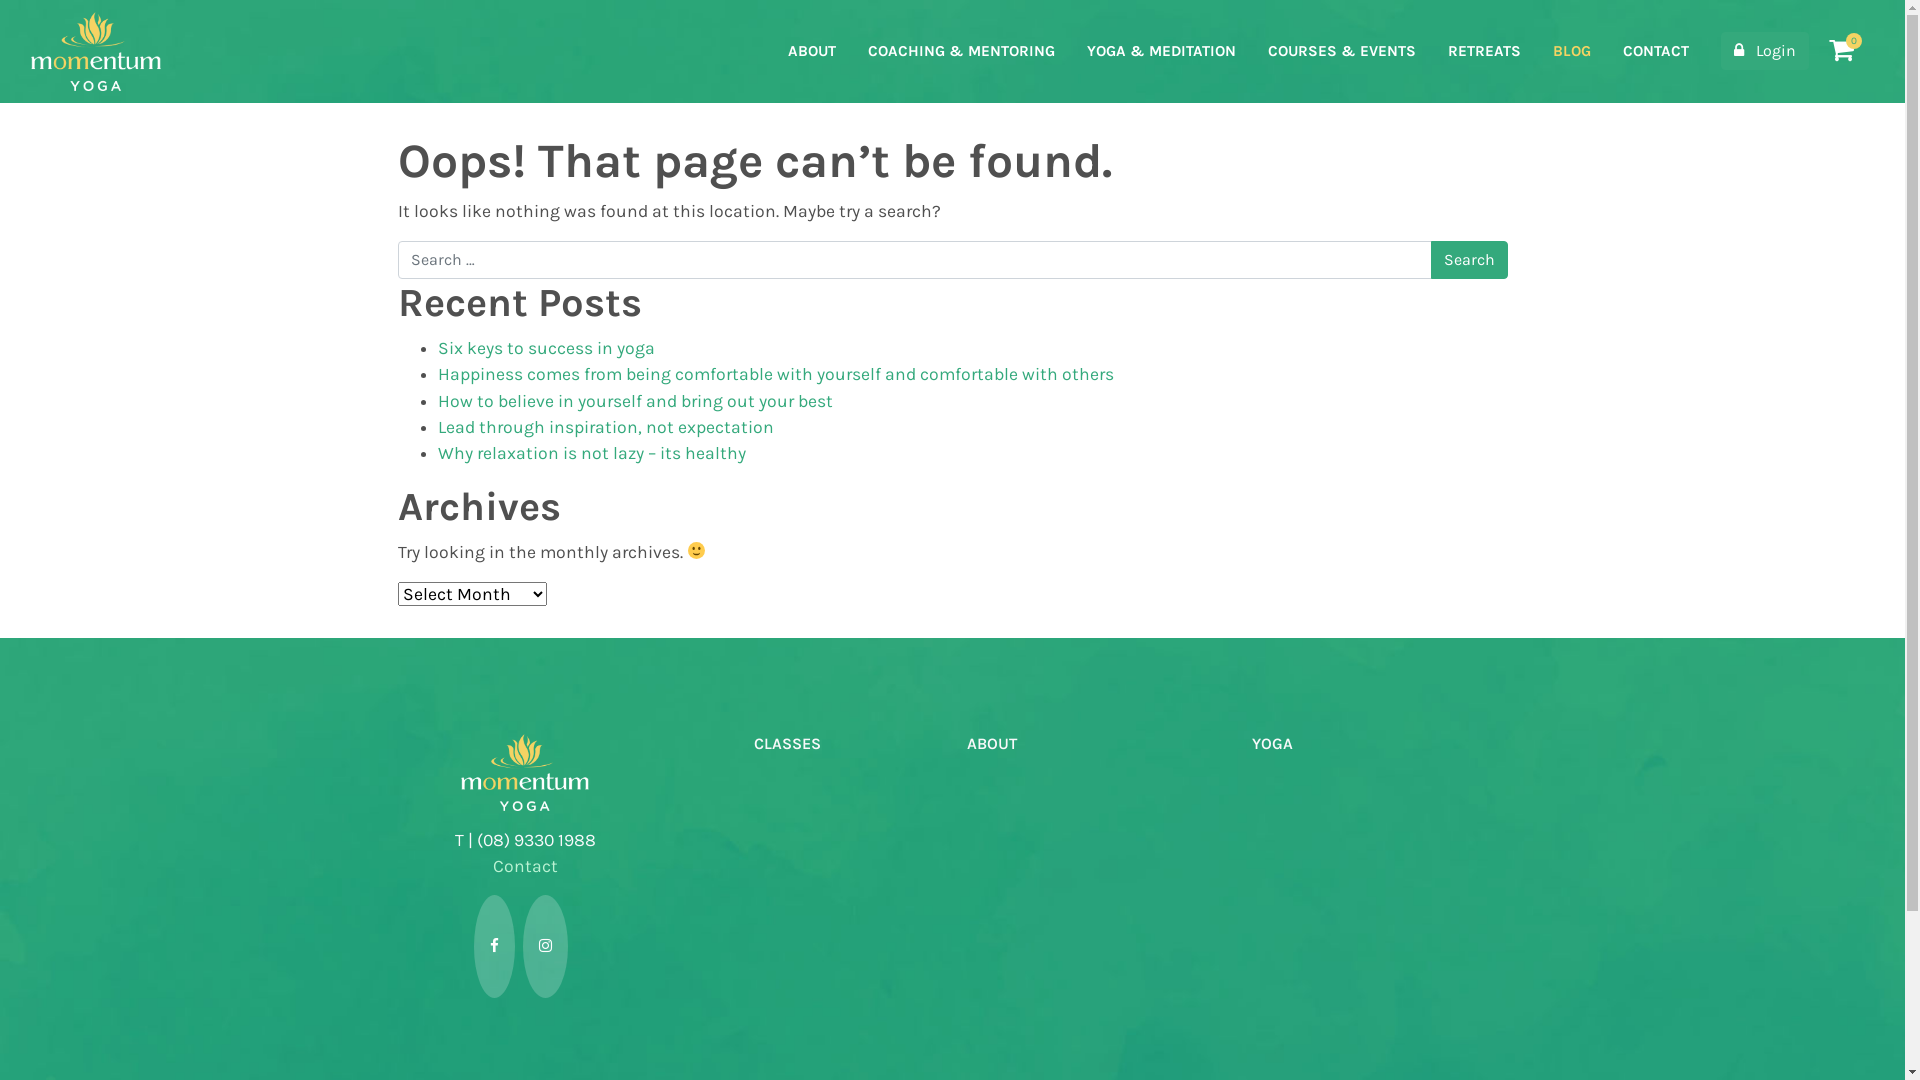  What do you see at coordinates (961, 50) in the screenshot?
I see `'COACHING & MENTORING'` at bounding box center [961, 50].